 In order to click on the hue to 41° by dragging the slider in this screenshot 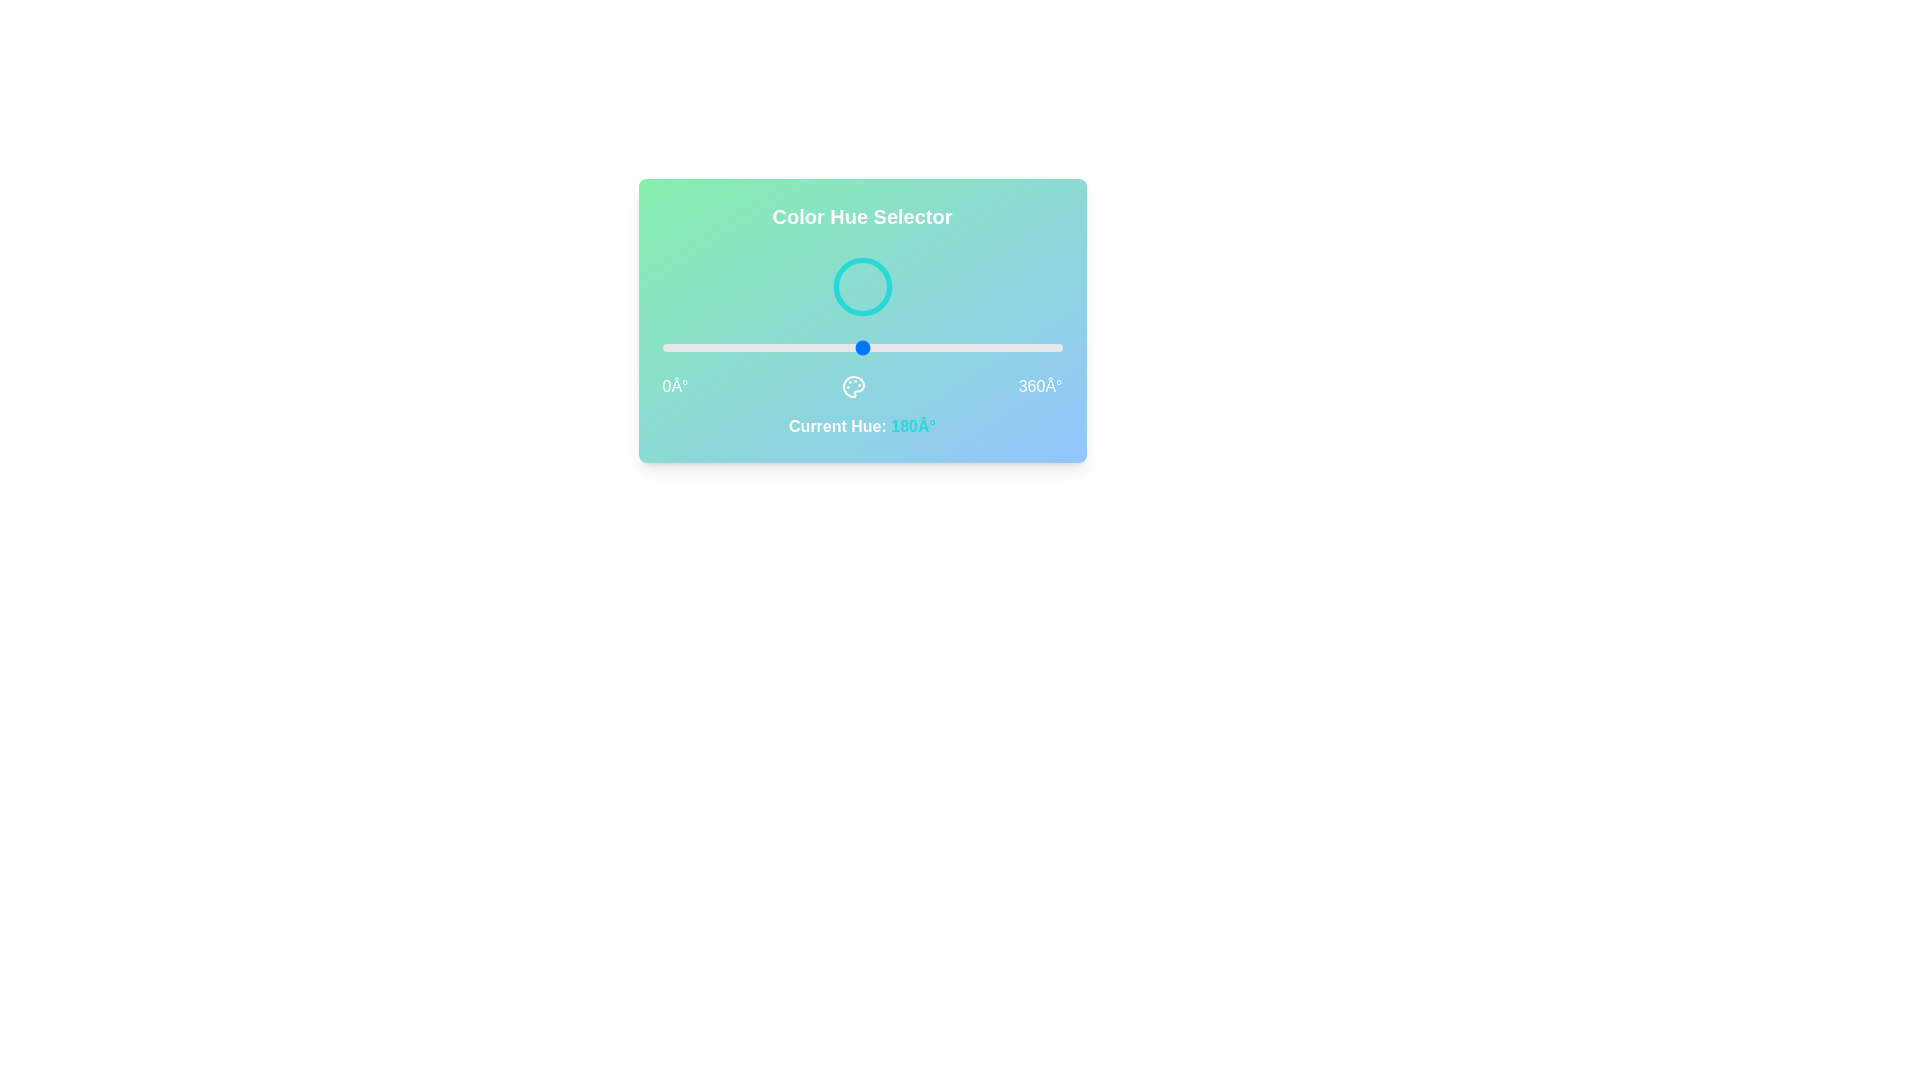, I will do `click(708, 346)`.